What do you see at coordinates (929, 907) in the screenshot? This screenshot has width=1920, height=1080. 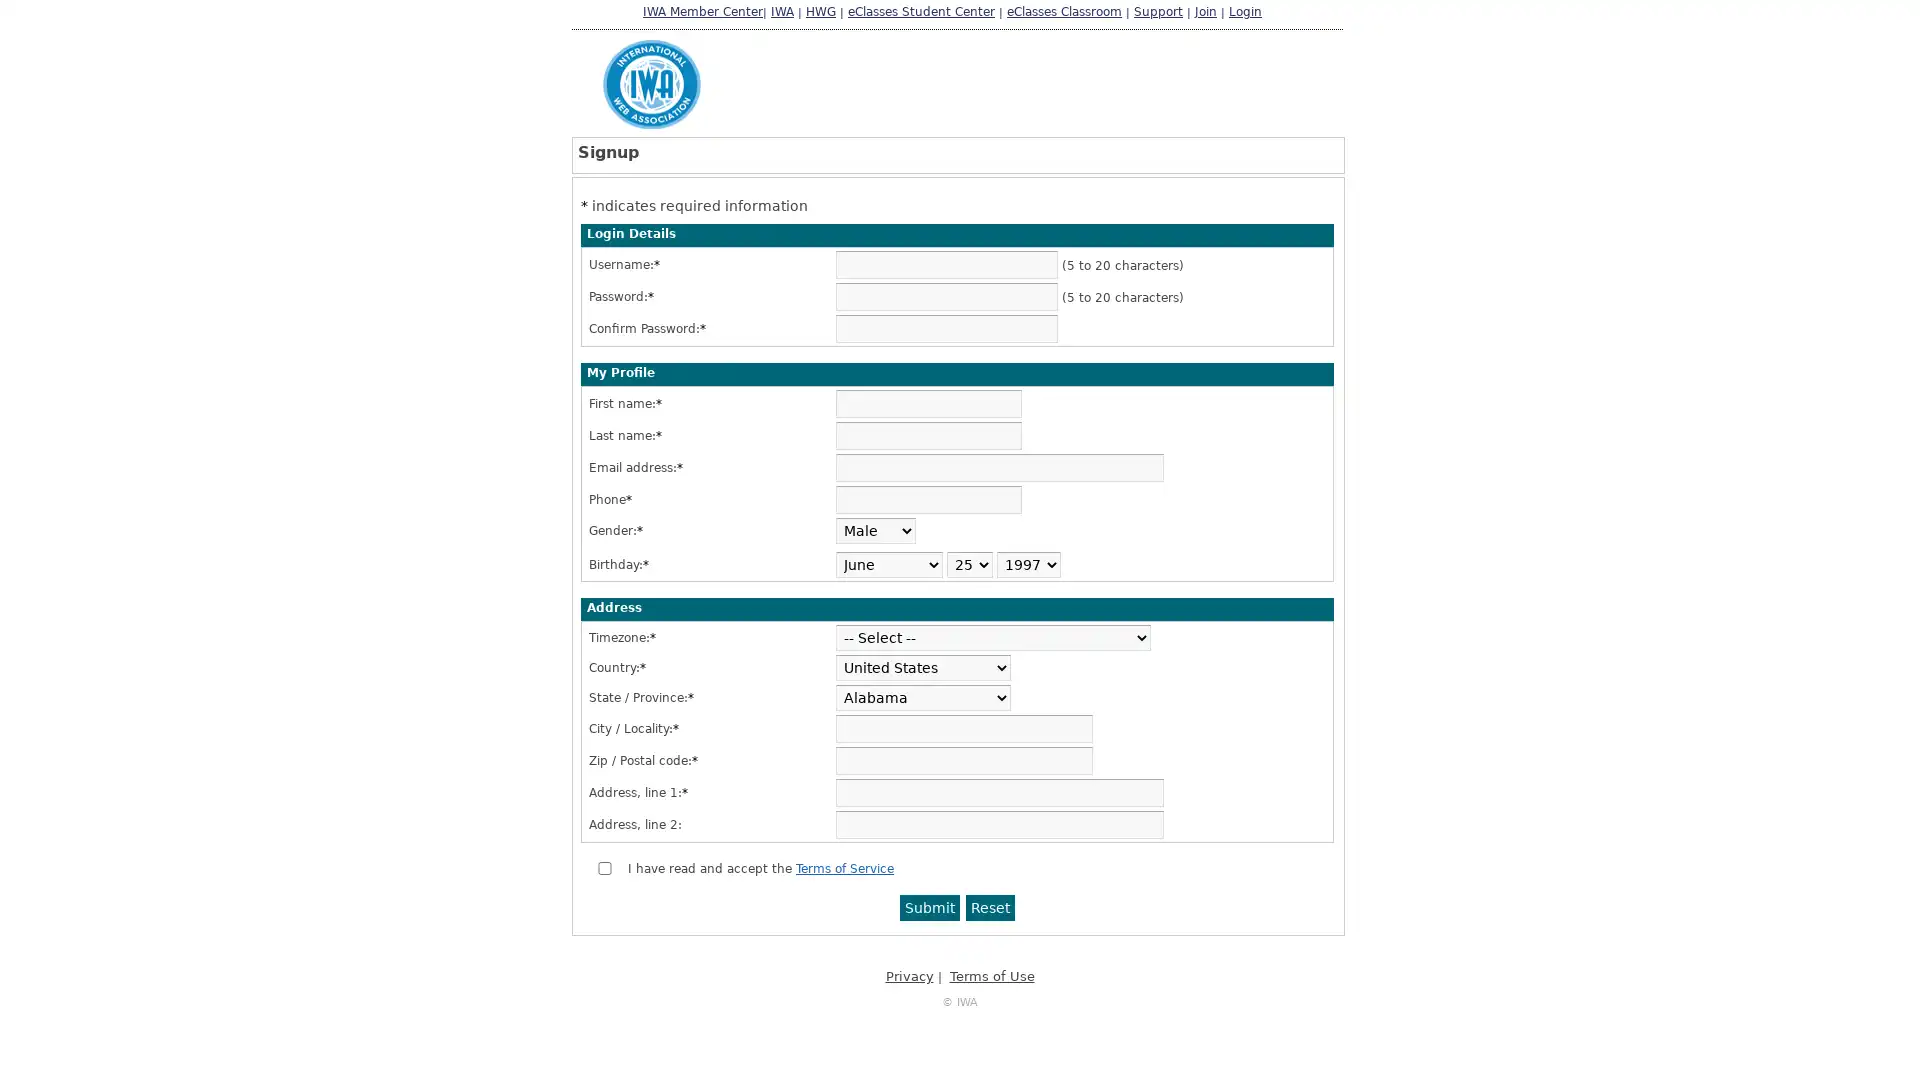 I see `Submit` at bounding box center [929, 907].